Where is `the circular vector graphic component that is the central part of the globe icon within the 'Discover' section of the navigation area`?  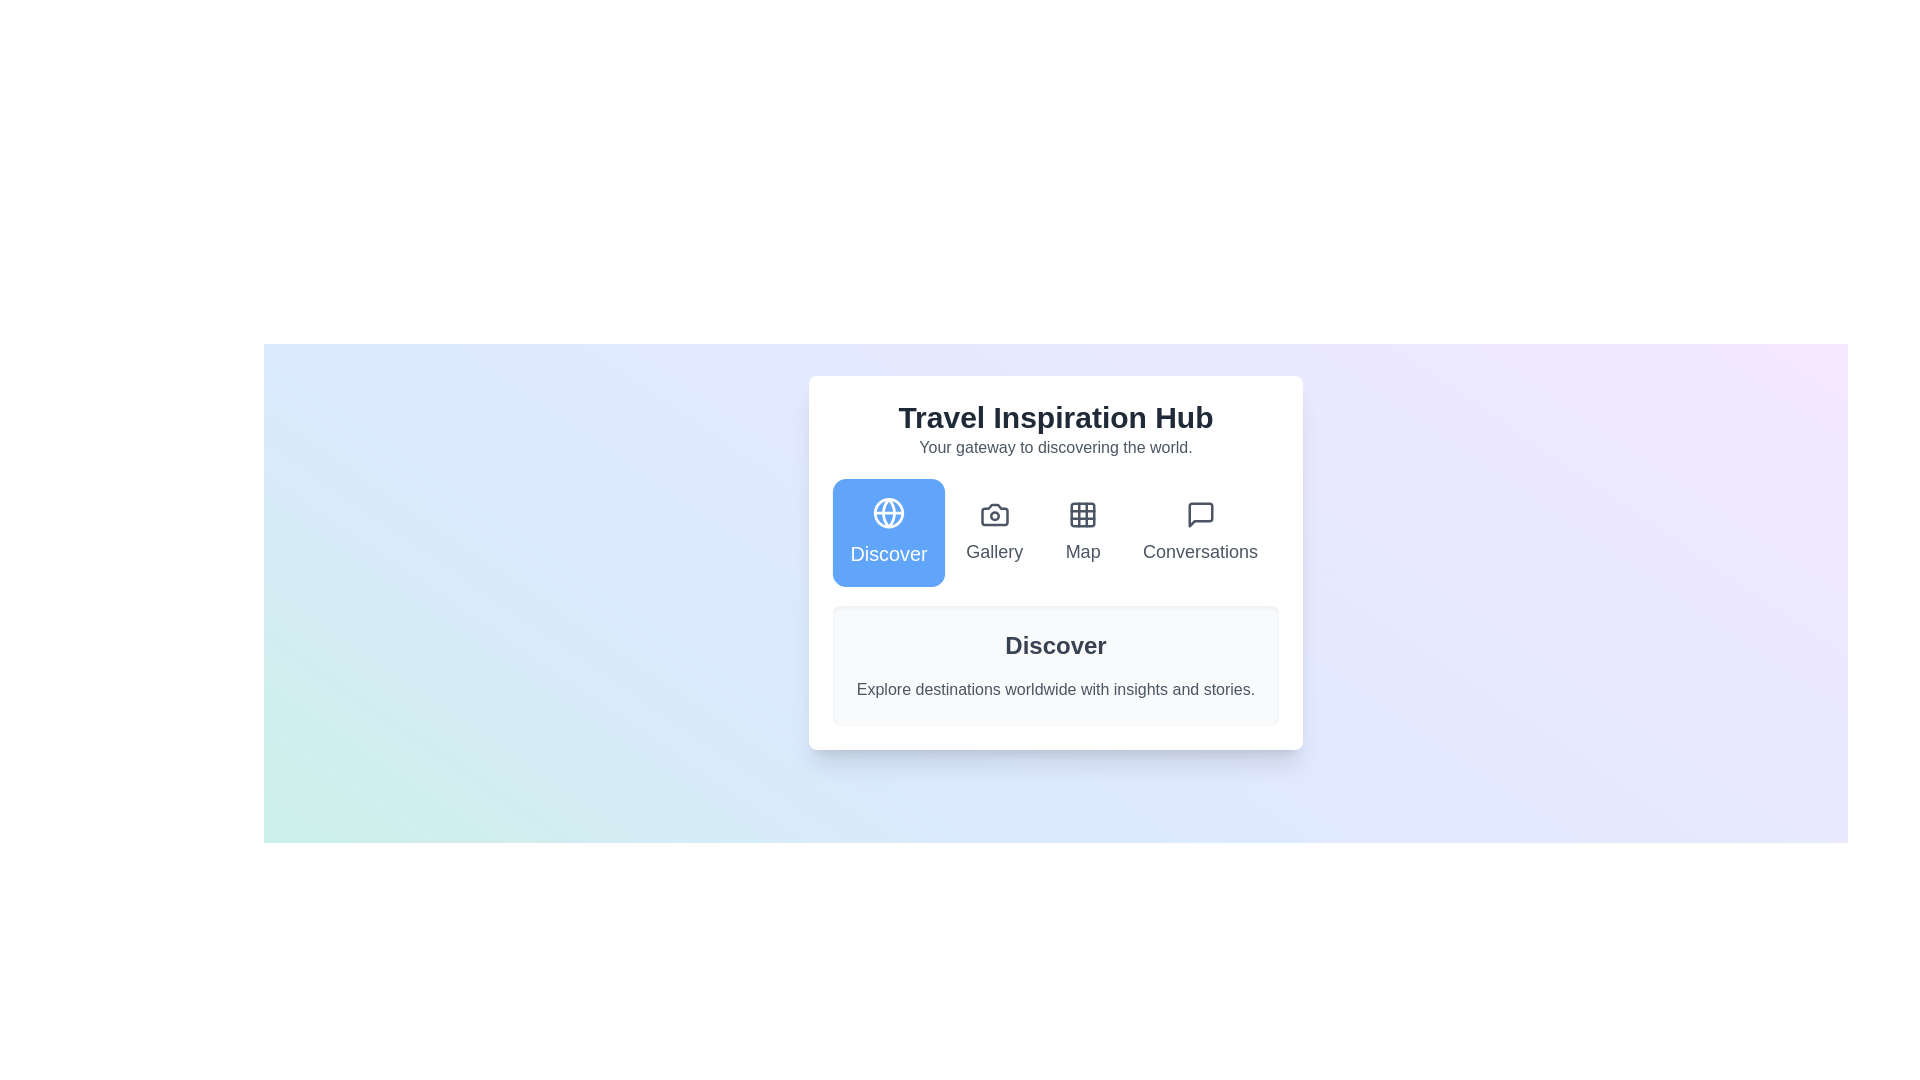 the circular vector graphic component that is the central part of the globe icon within the 'Discover' section of the navigation area is located at coordinates (887, 512).